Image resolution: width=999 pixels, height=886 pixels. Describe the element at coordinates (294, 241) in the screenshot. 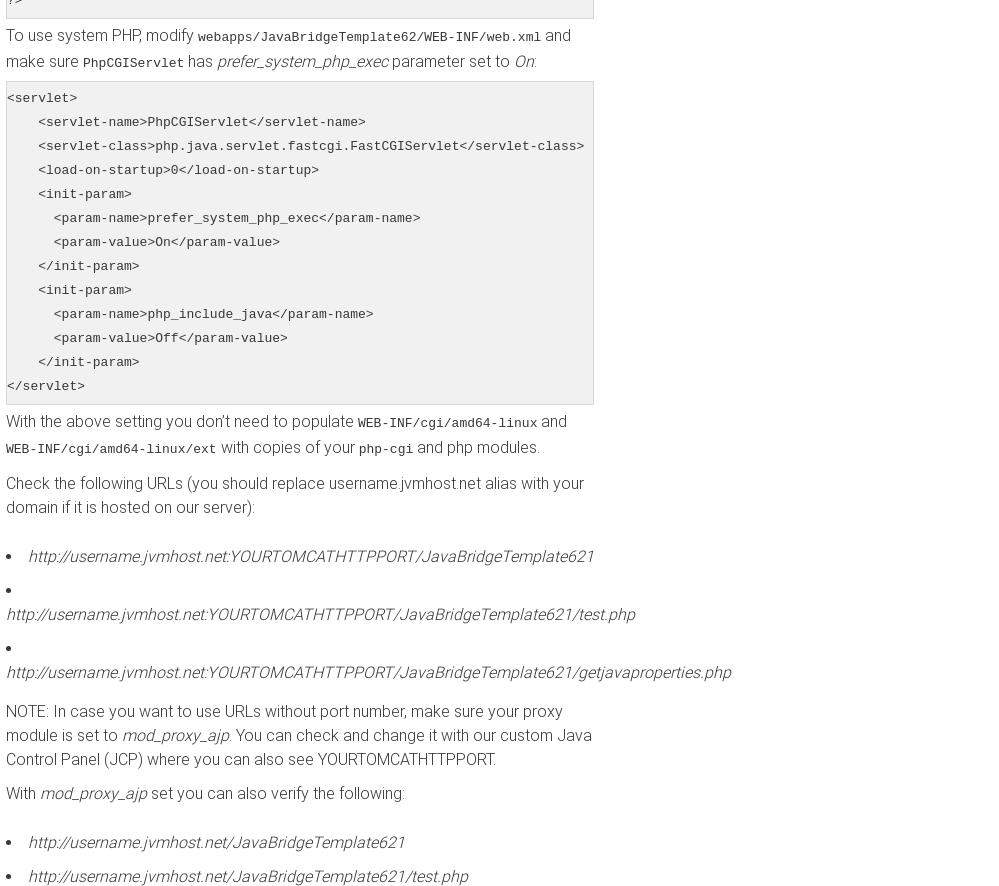

I see `'<servlet>
    <servlet-name>PhpCGIServlet</servlet-name>
    <servlet-class>php.java.servlet.fastcgi.FastCGIServlet</servlet-class>
    <load-on-startup>0</load-on-startup>
    <init-param>
      <param-name>prefer_system_php_exec</param-name>
      <param-value>On</param-value>
    </init-param>
    <init-param>
      <param-name>php_include_java</param-name>
      <param-value>Off</param-value>
    </init-param>
</servlet>'` at that location.